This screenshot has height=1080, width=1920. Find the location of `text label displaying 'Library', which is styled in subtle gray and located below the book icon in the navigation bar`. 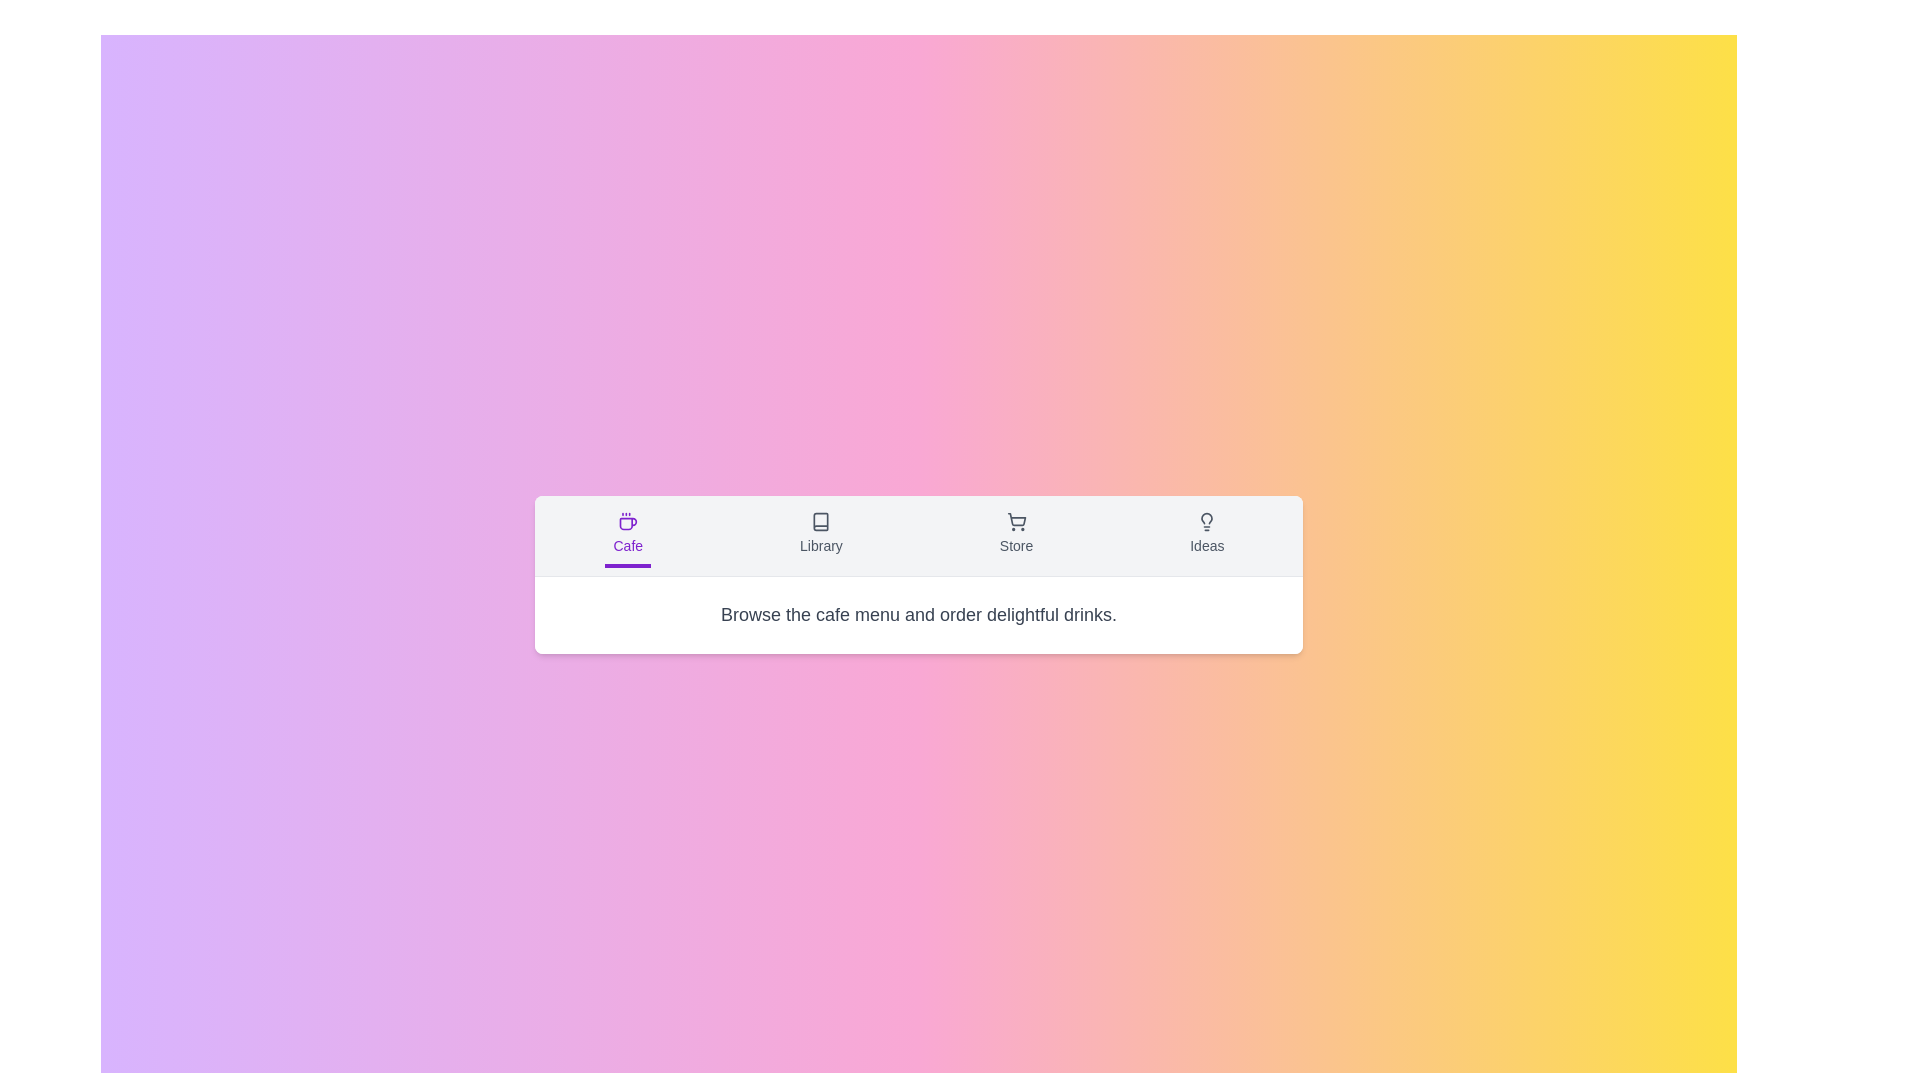

text label displaying 'Library', which is styled in subtle gray and located below the book icon in the navigation bar is located at coordinates (821, 545).